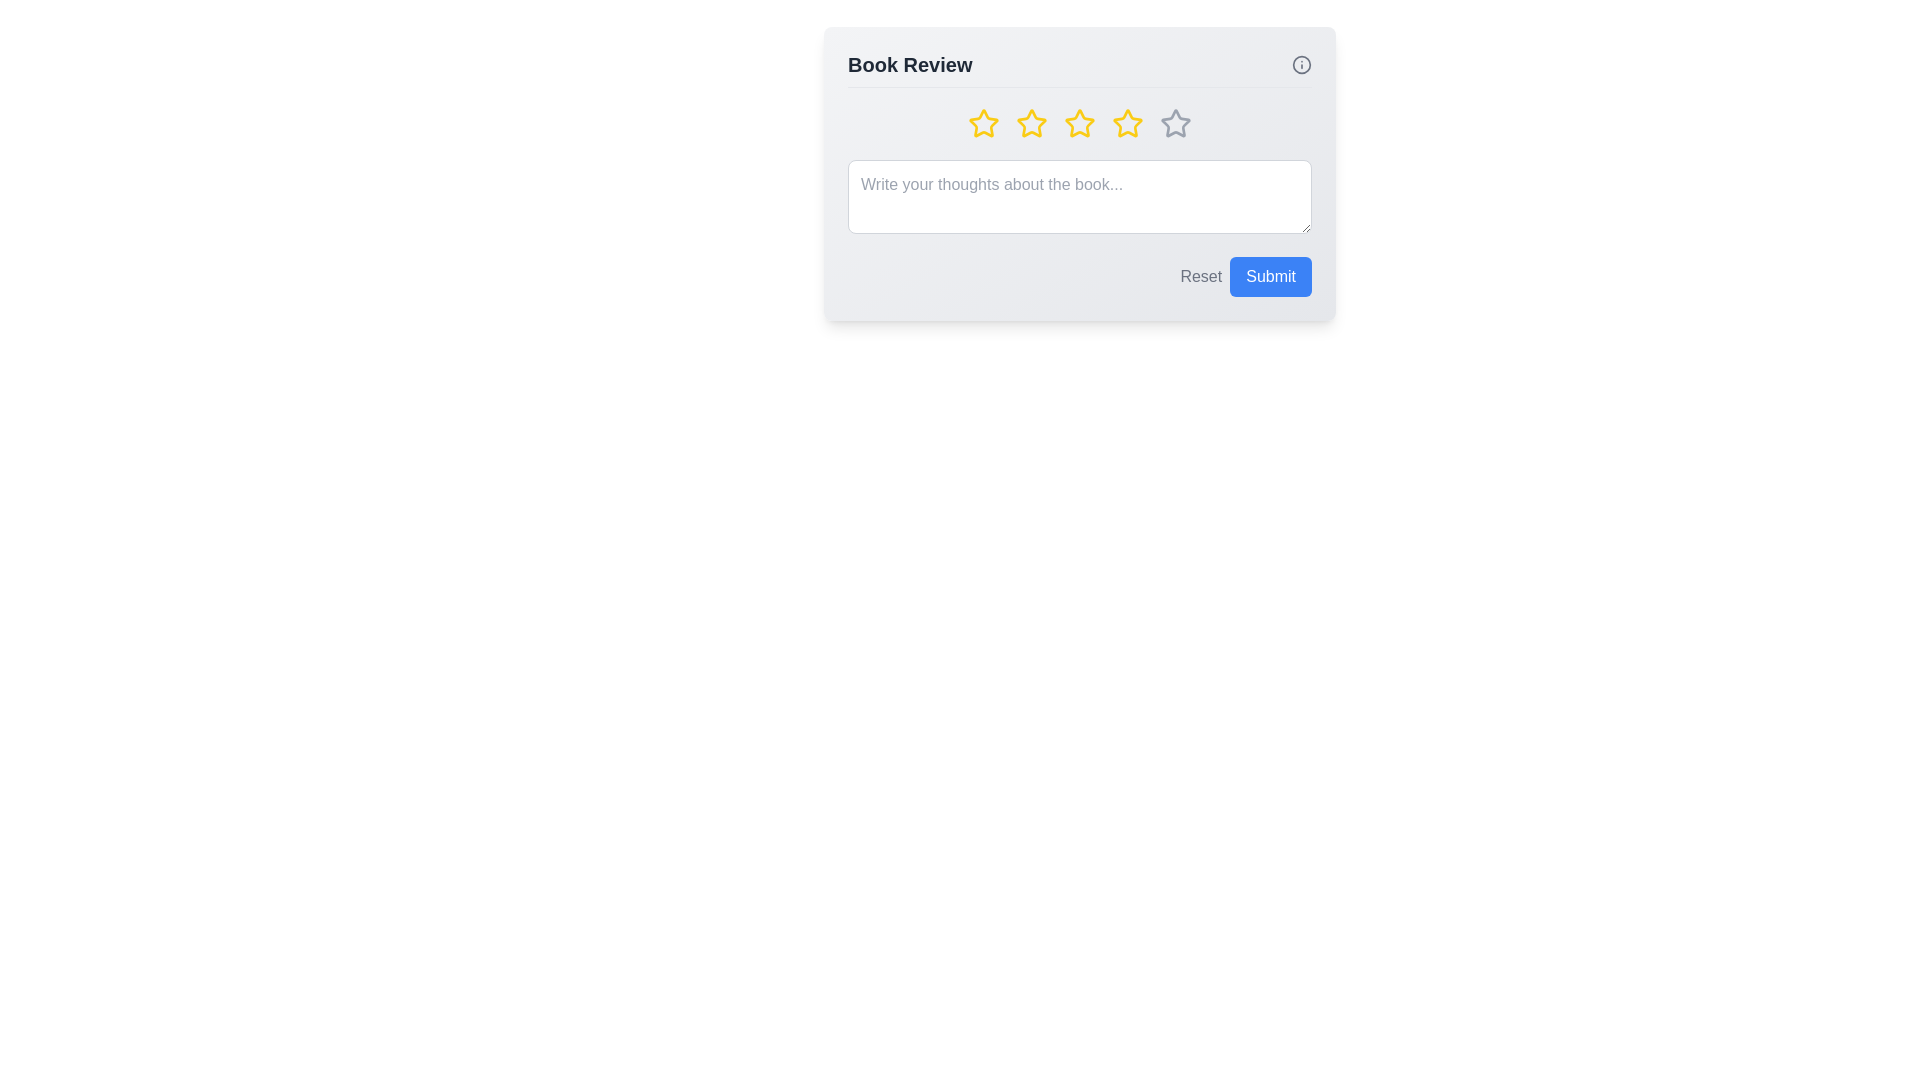 This screenshot has width=1920, height=1080. I want to click on the star corresponding to the desired rating 5, so click(1176, 123).